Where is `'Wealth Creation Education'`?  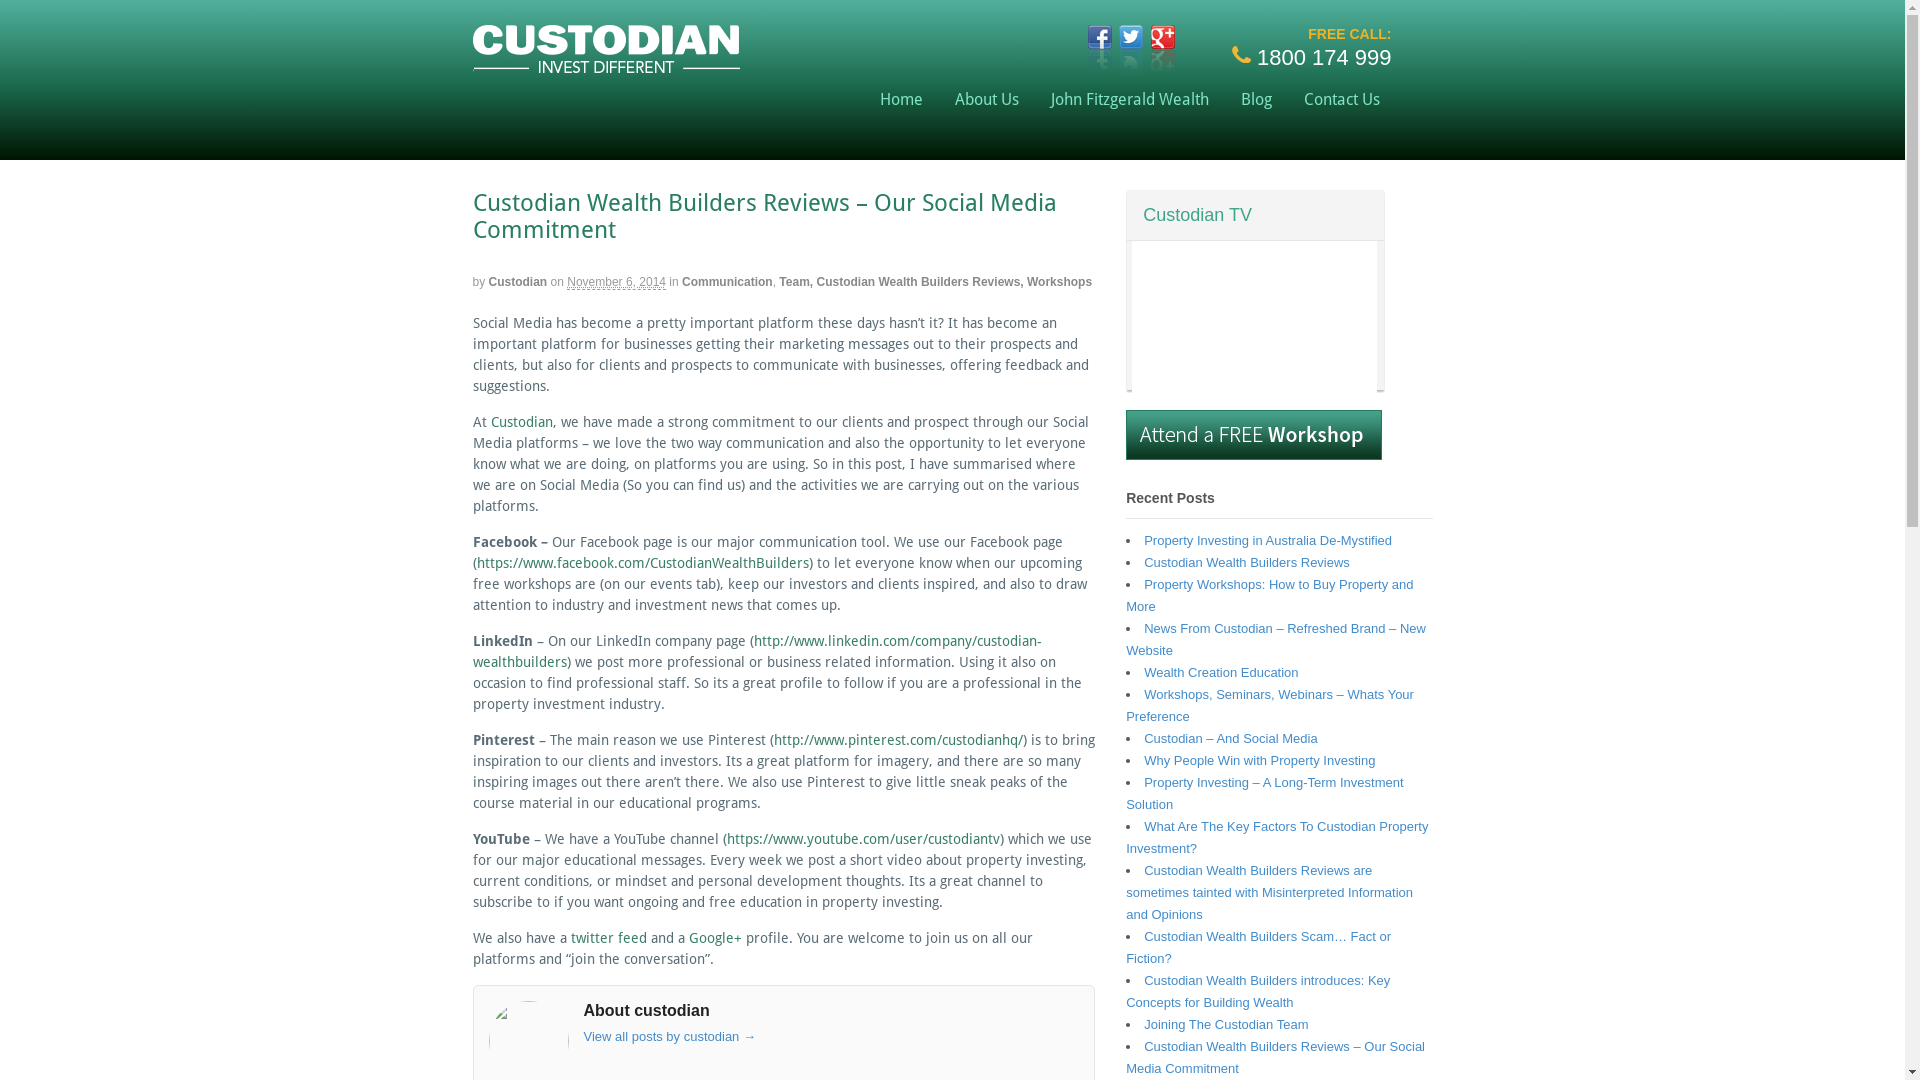
'Wealth Creation Education' is located at coordinates (1219, 672).